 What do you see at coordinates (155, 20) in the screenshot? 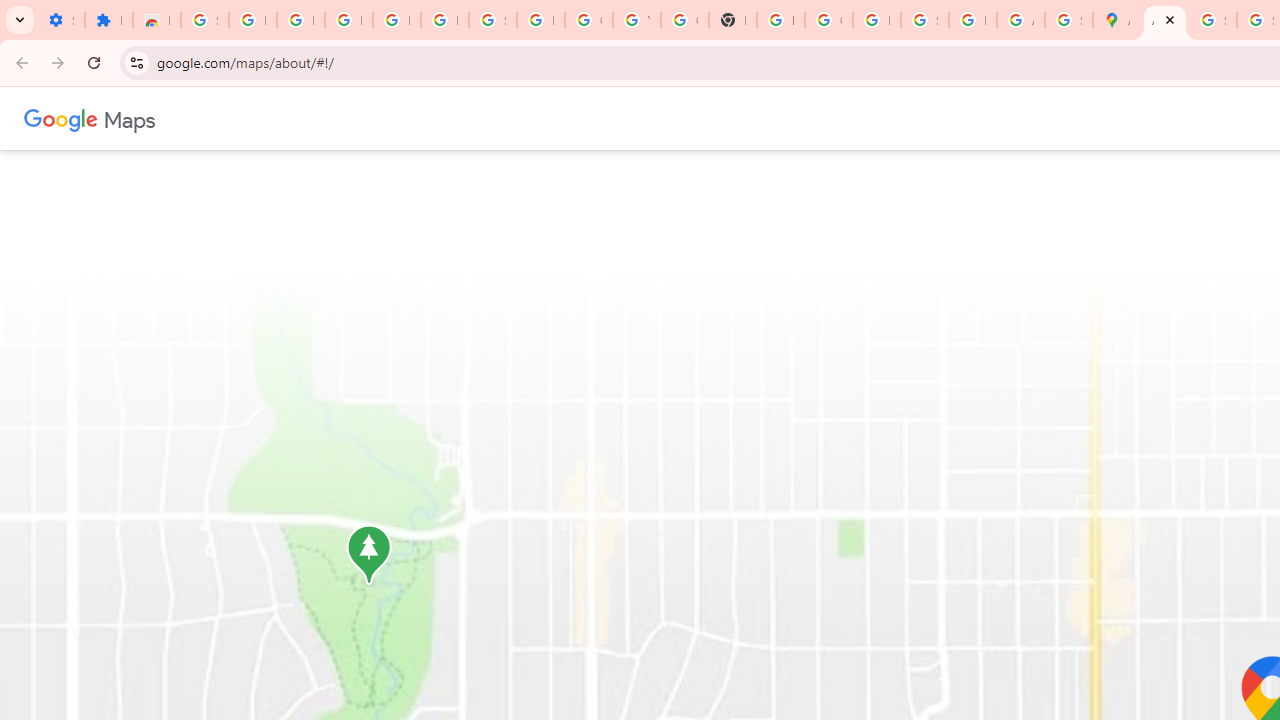
I see `'Reviews: Helix Fruit Jump Arcade Game'` at bounding box center [155, 20].